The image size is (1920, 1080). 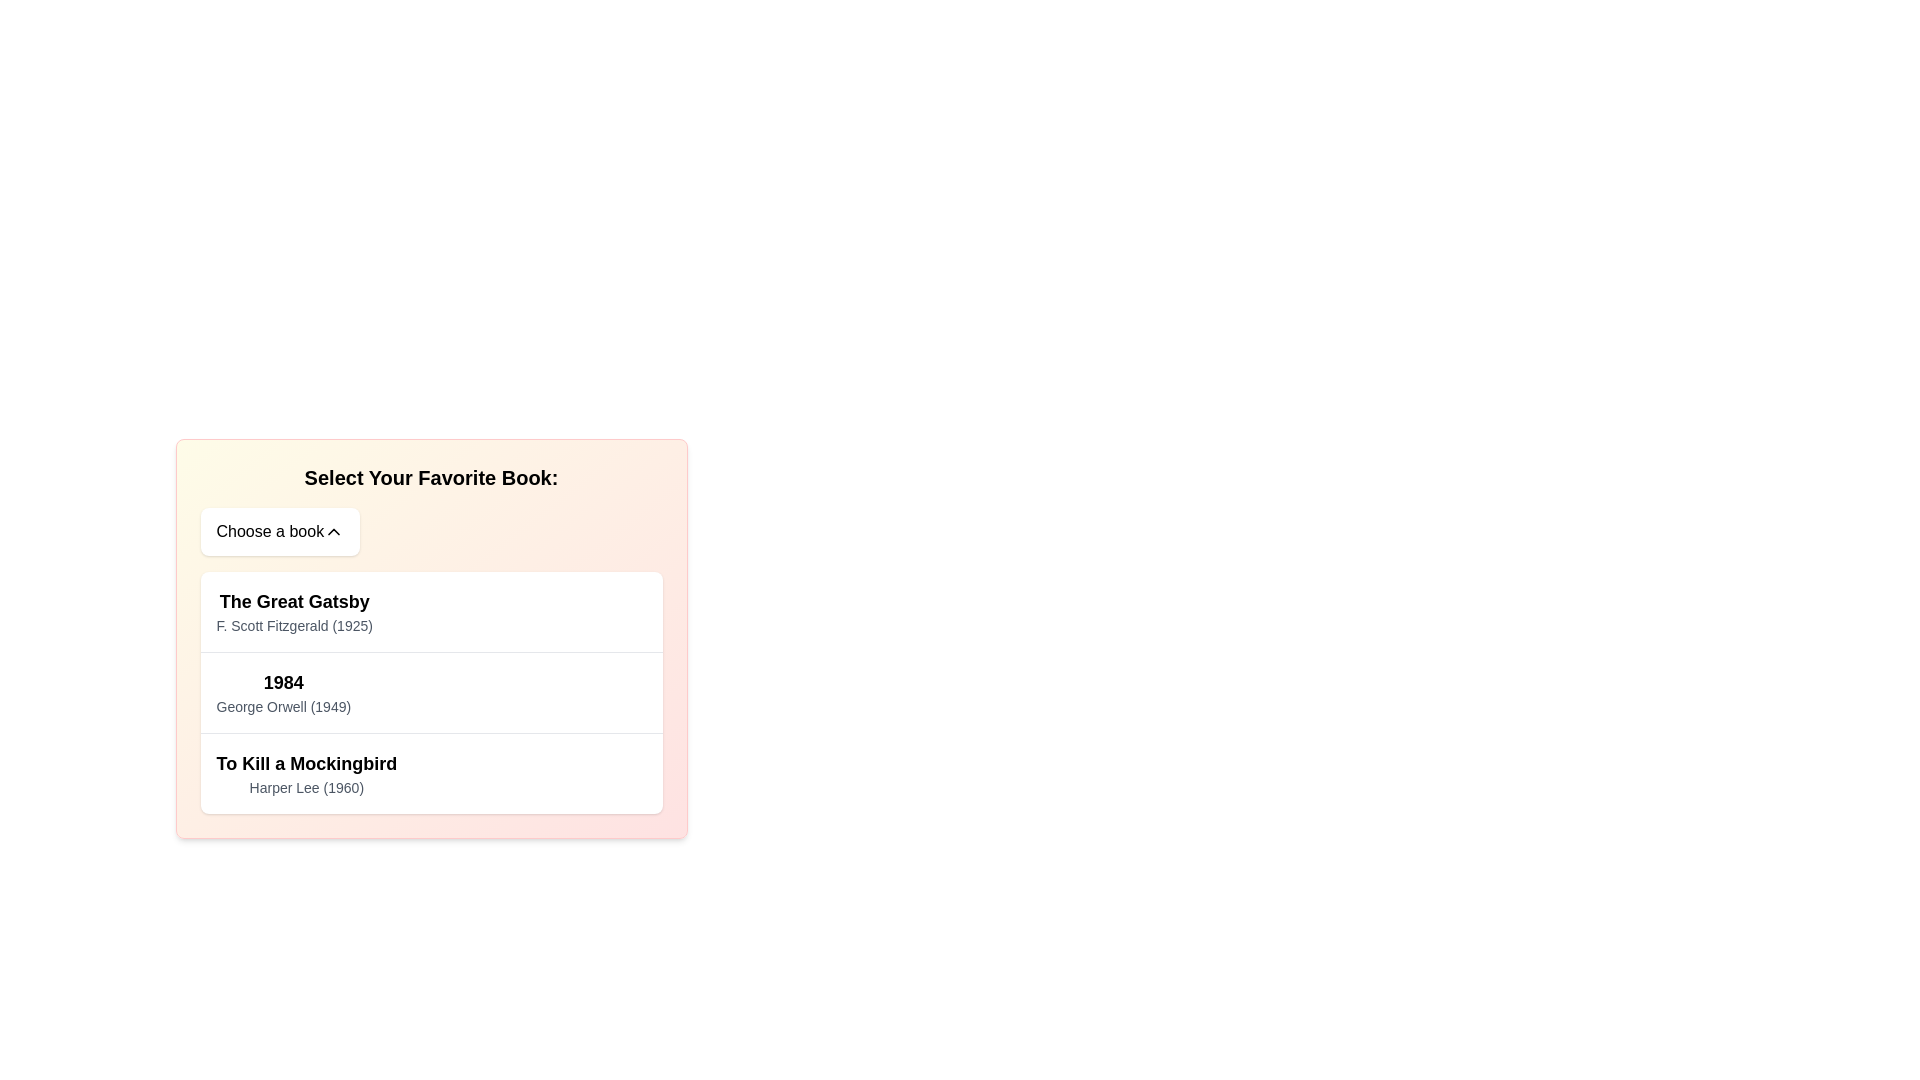 I want to click on the text element that provides additional information about the book 'The Great Gatsby', specifically the author and publication year, positioned directly below the title, so click(x=293, y=624).